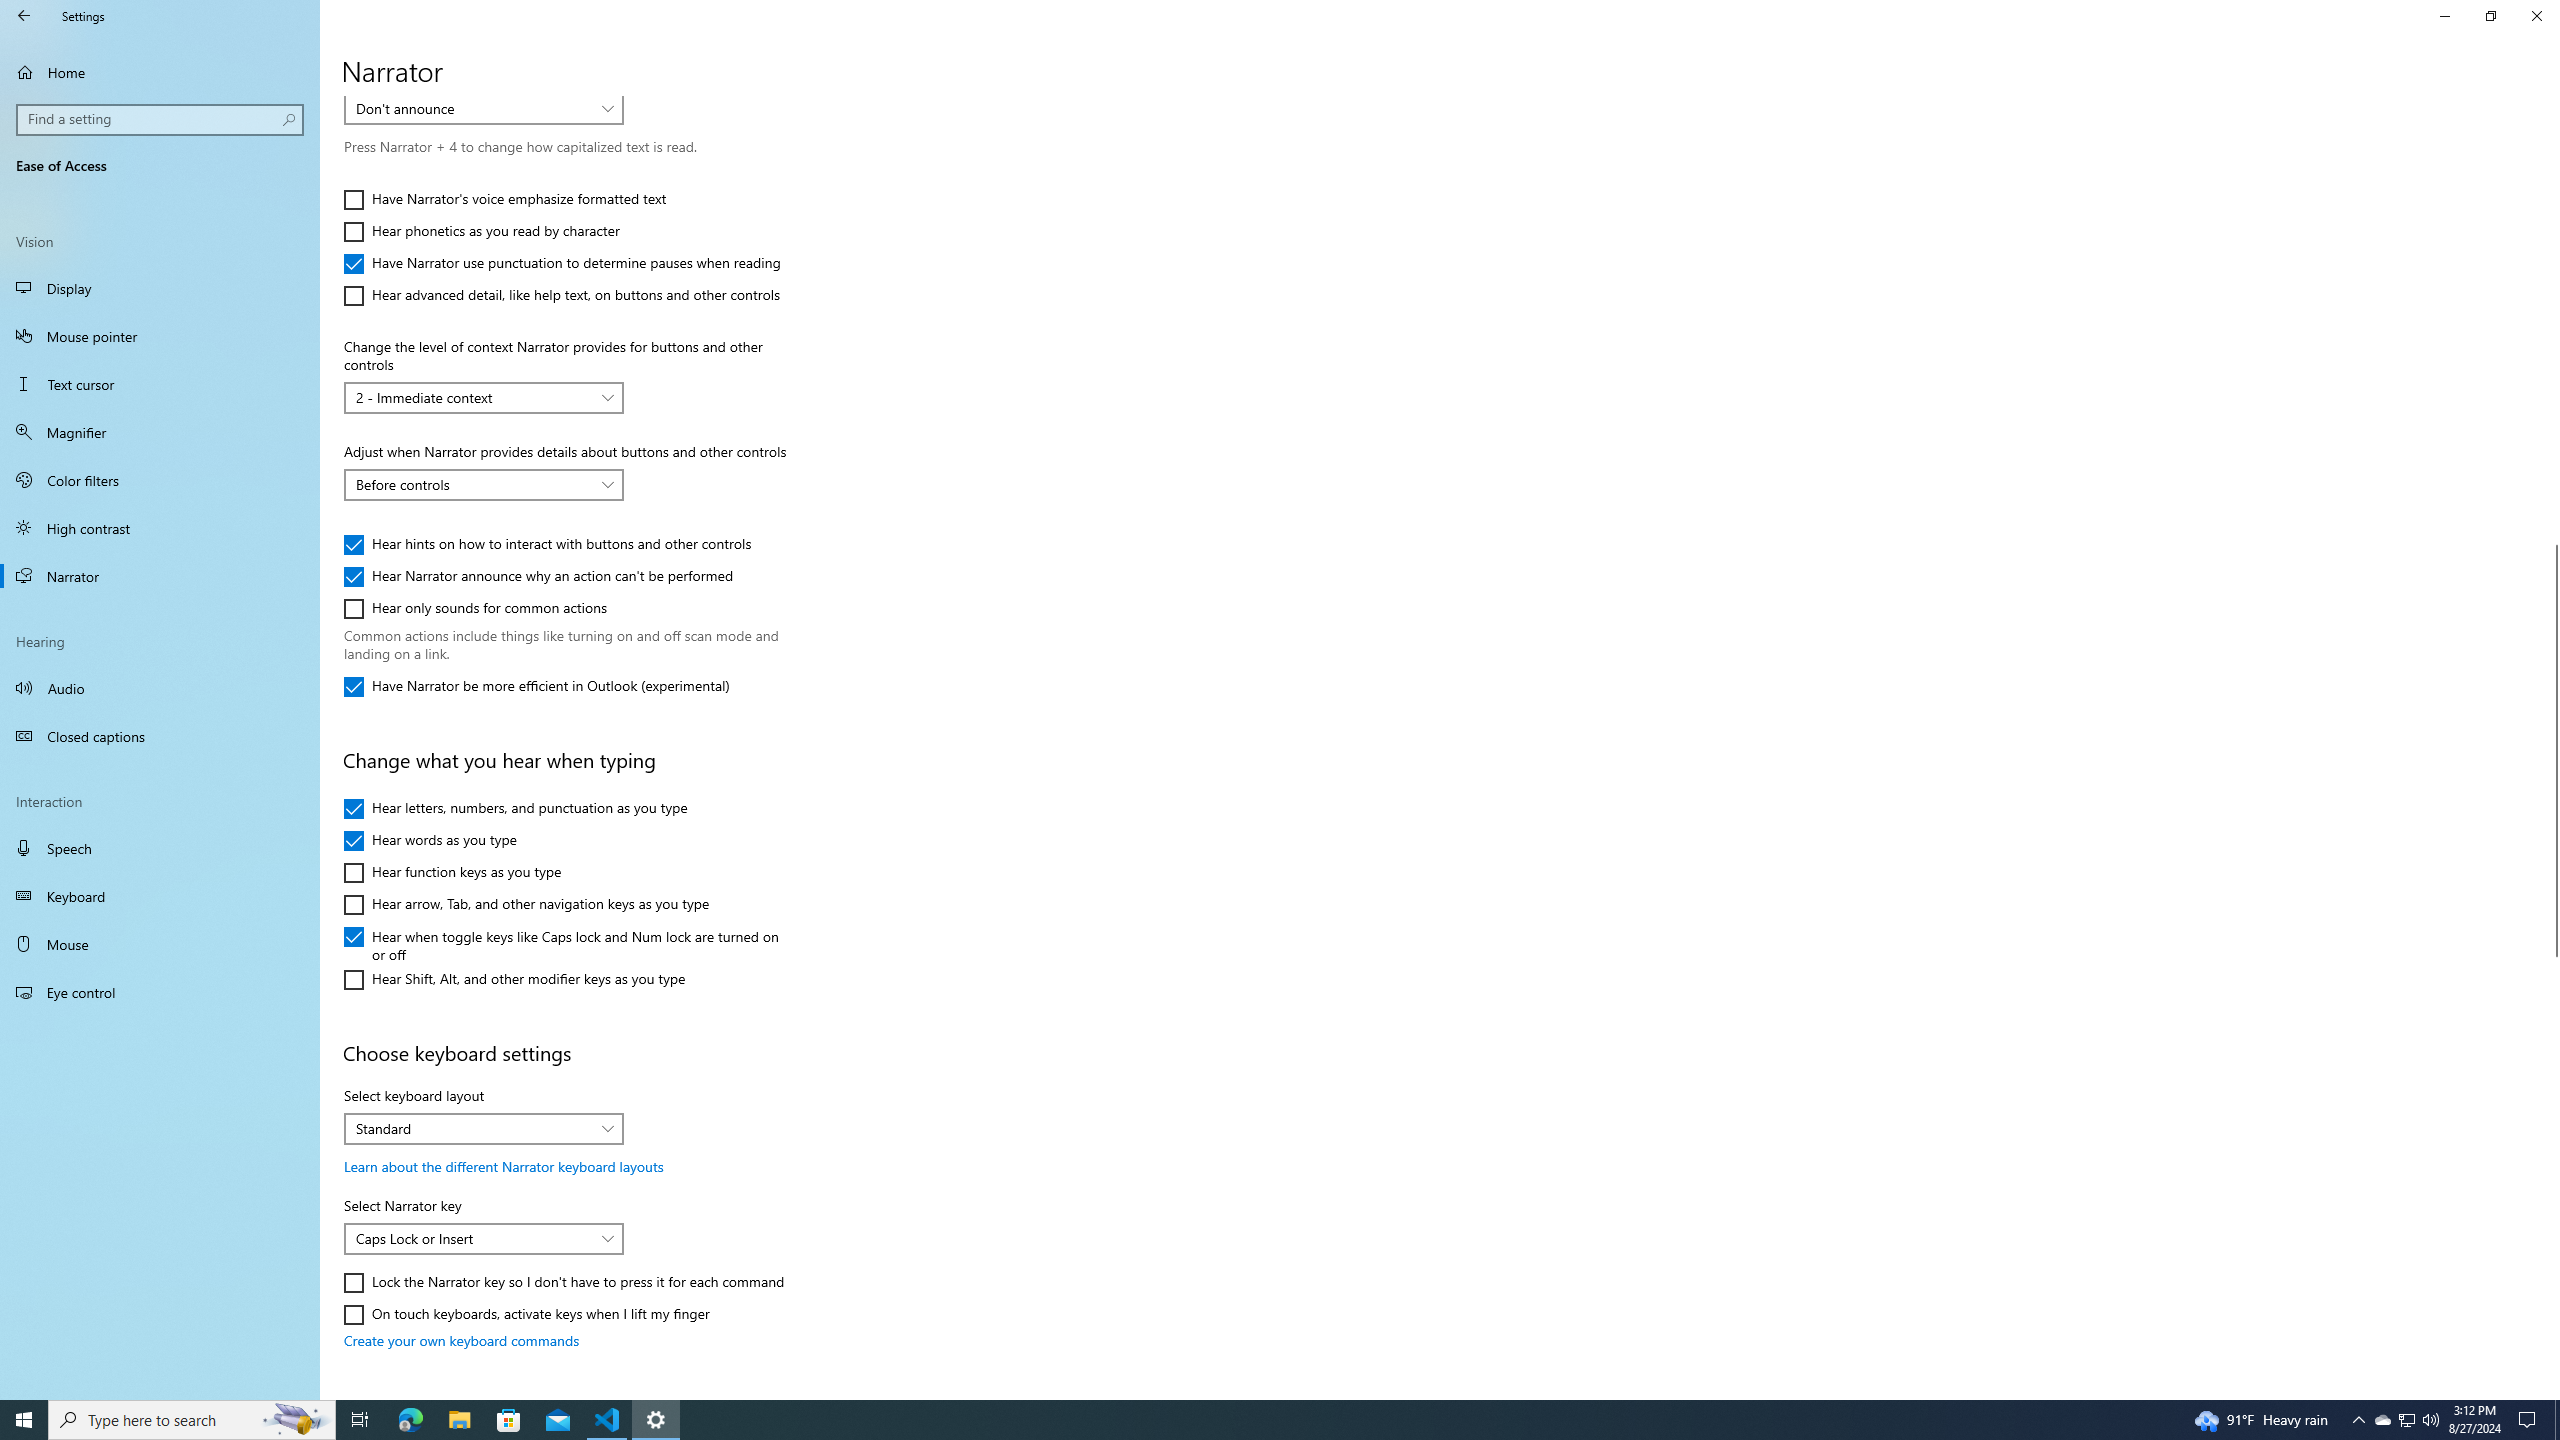 Image resolution: width=2560 pixels, height=1440 pixels. Describe the element at coordinates (513, 978) in the screenshot. I see `'Hear Shift, Alt, and other modifier keys as you type'` at that location.